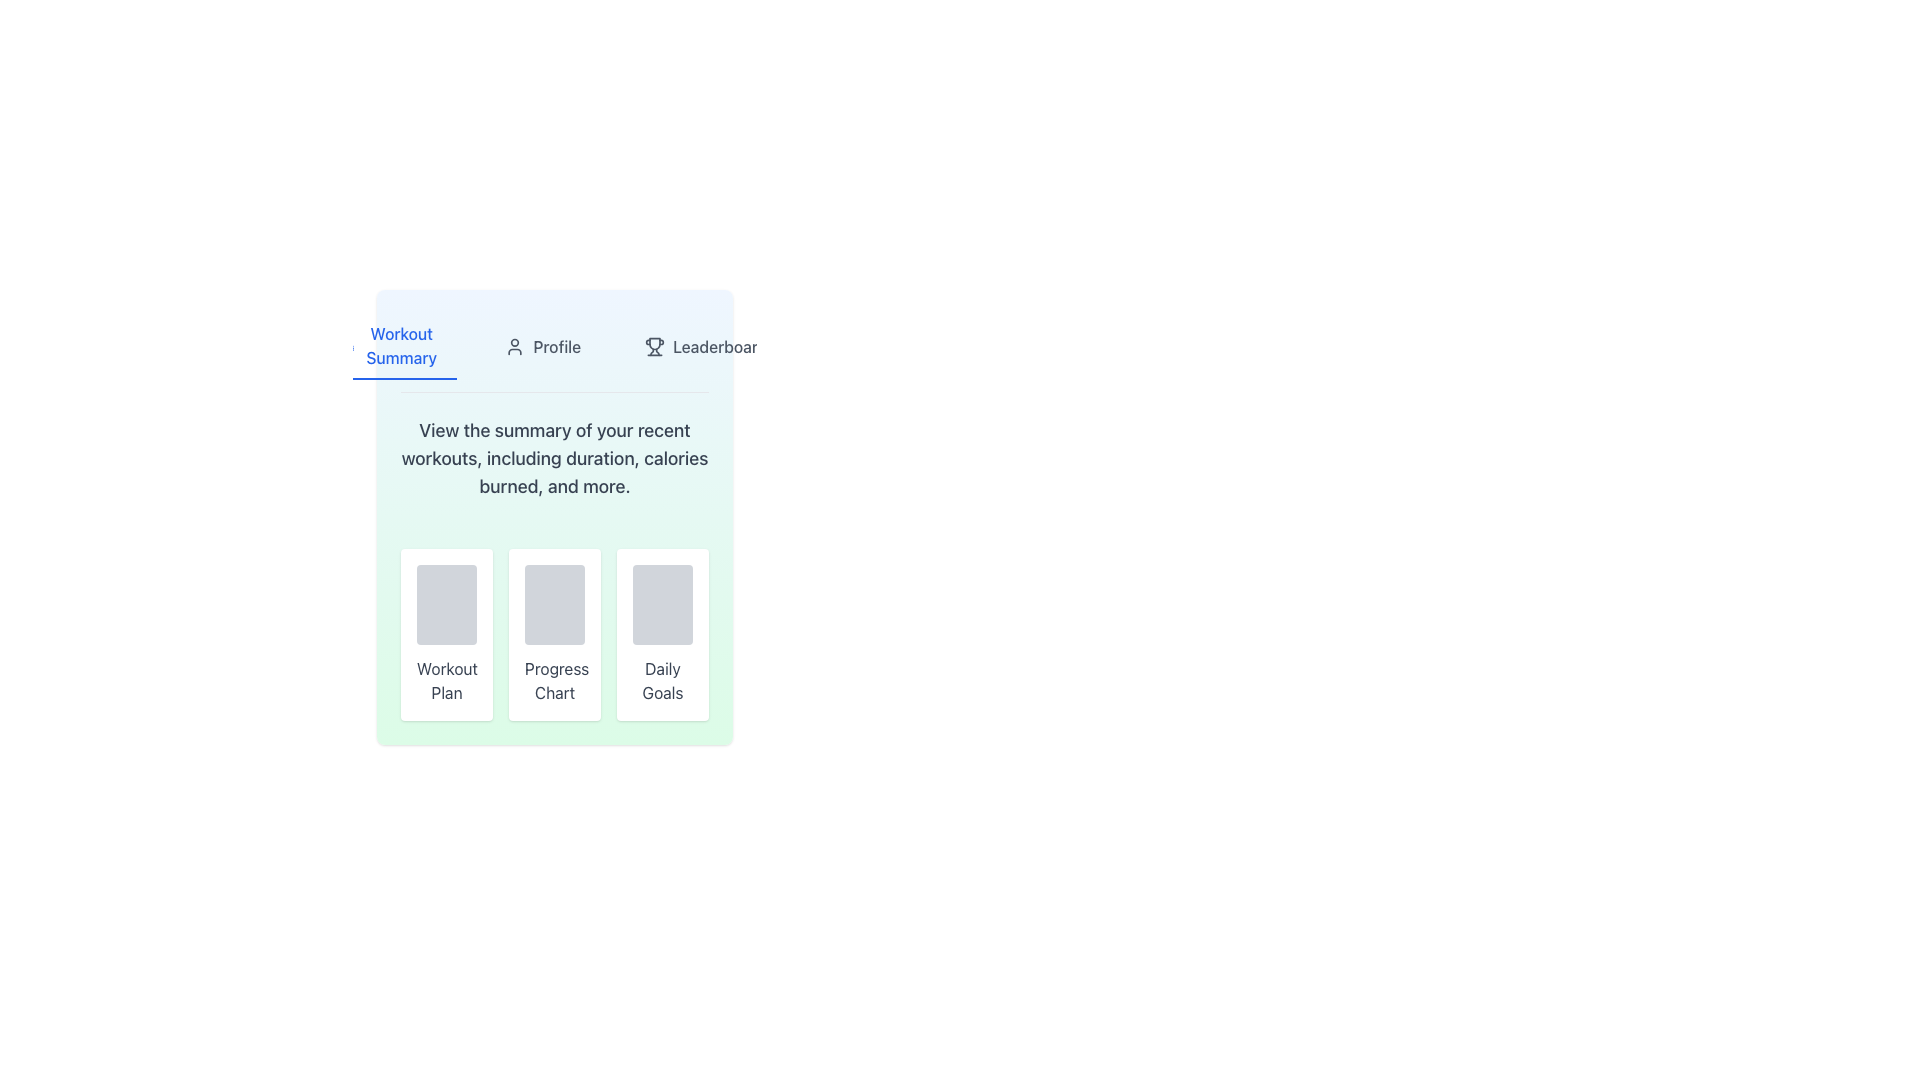  What do you see at coordinates (662, 635) in the screenshot?
I see `the 'Daily Goals' card located at the rightmost position of the card group` at bounding box center [662, 635].